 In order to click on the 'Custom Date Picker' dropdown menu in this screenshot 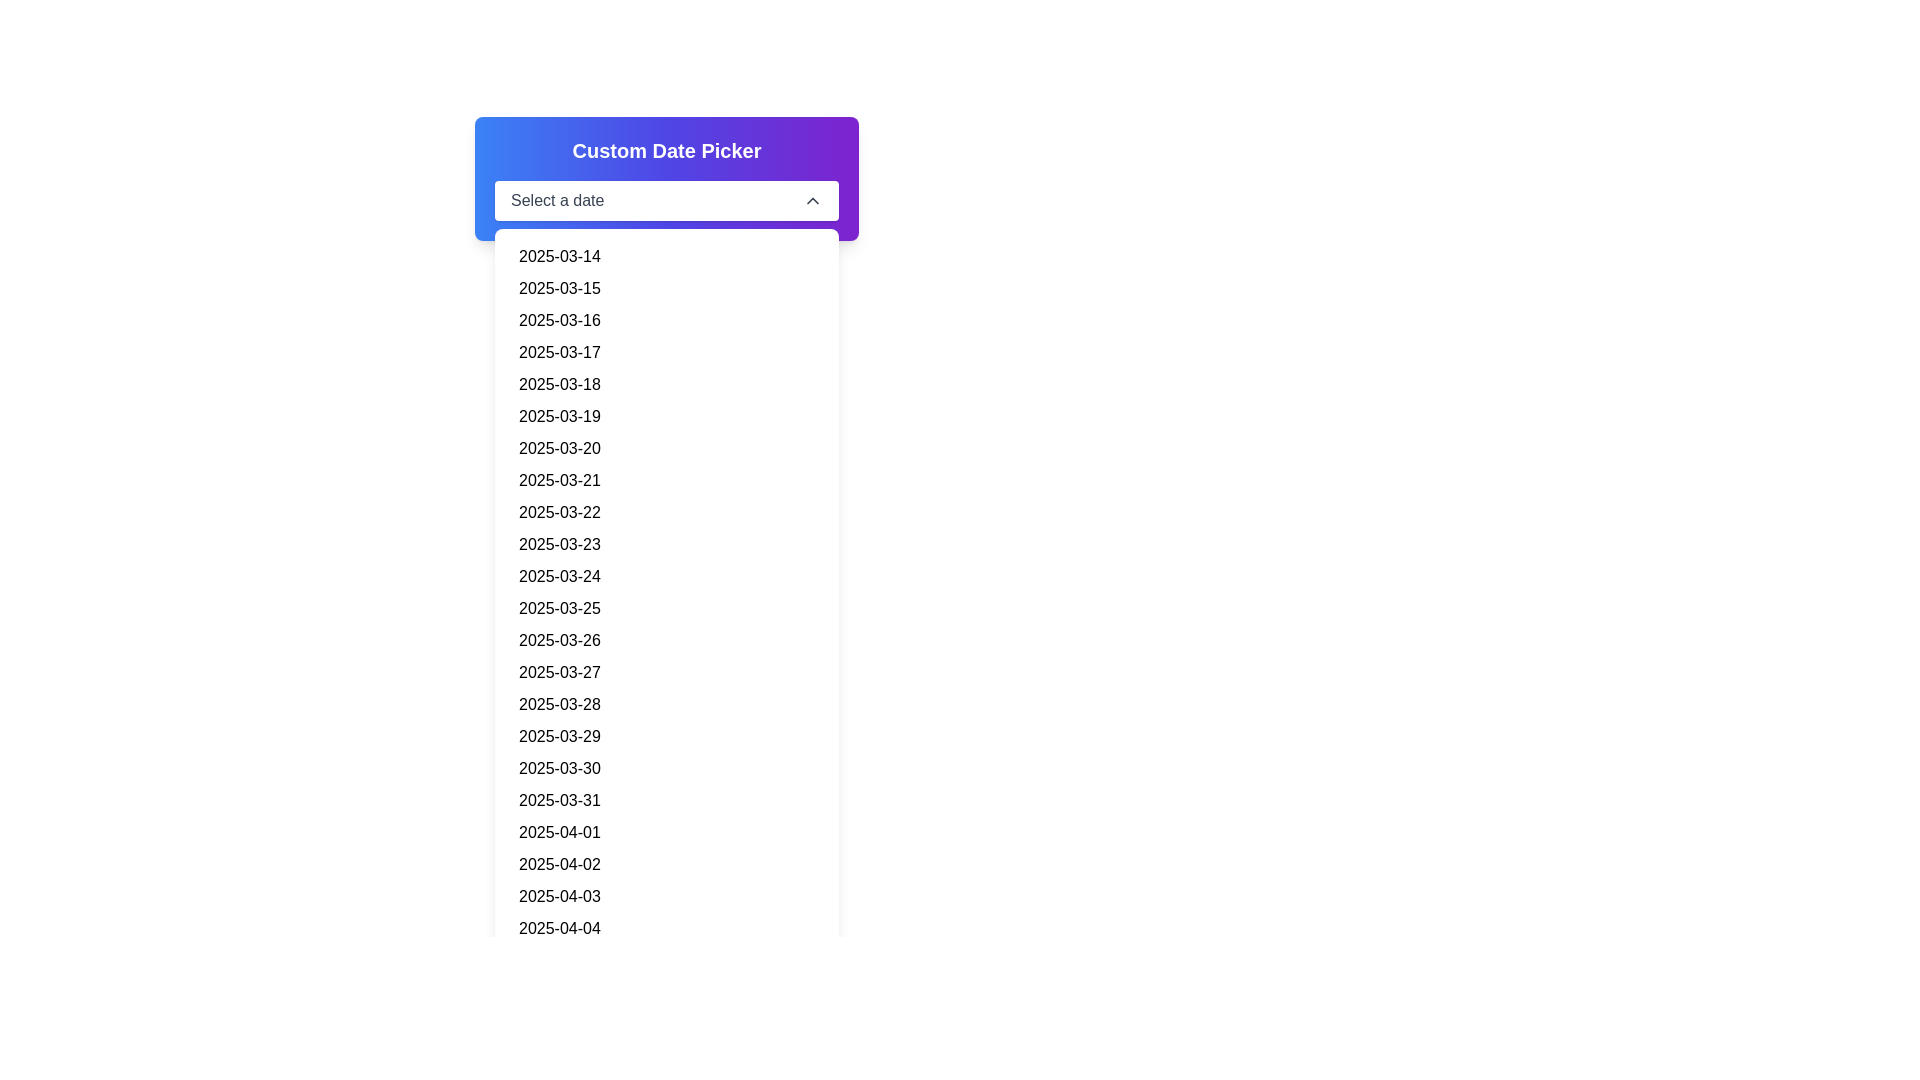, I will do `click(667, 177)`.